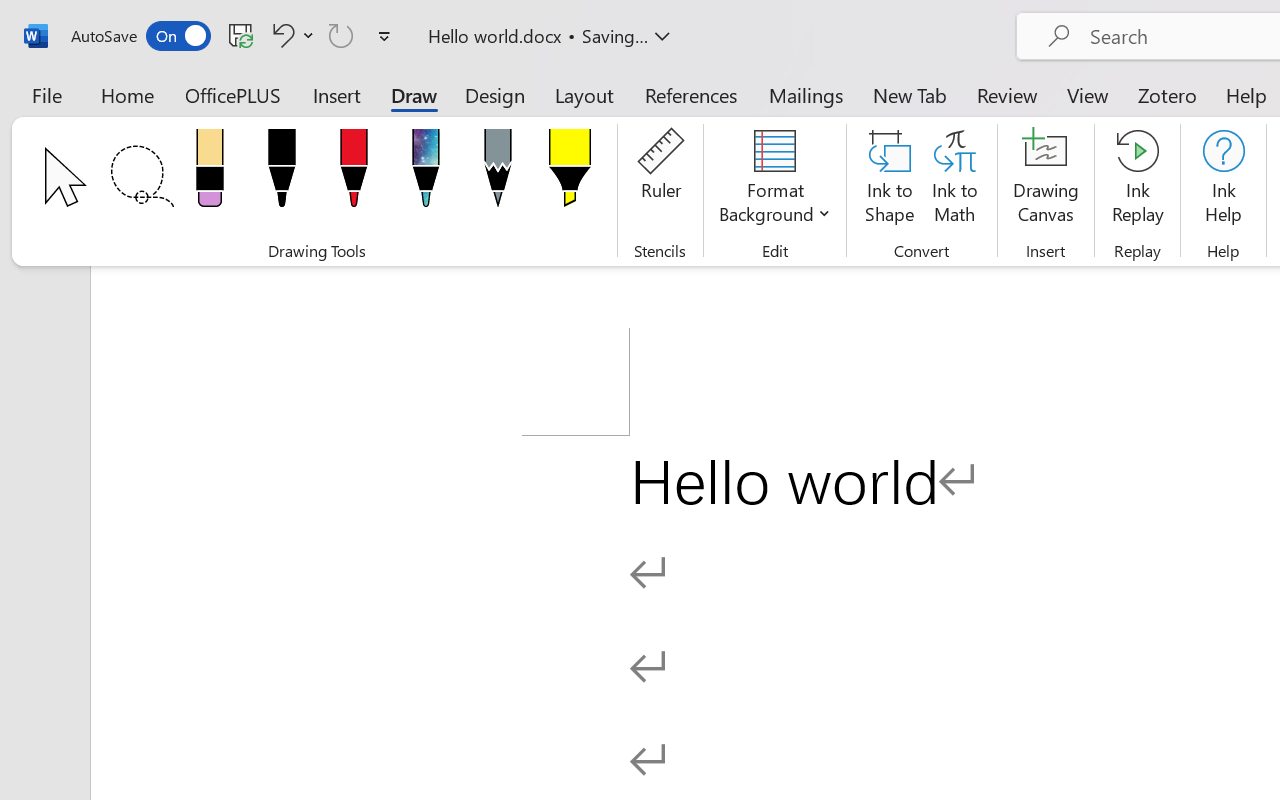 Image resolution: width=1280 pixels, height=800 pixels. I want to click on 'References', so click(691, 94).